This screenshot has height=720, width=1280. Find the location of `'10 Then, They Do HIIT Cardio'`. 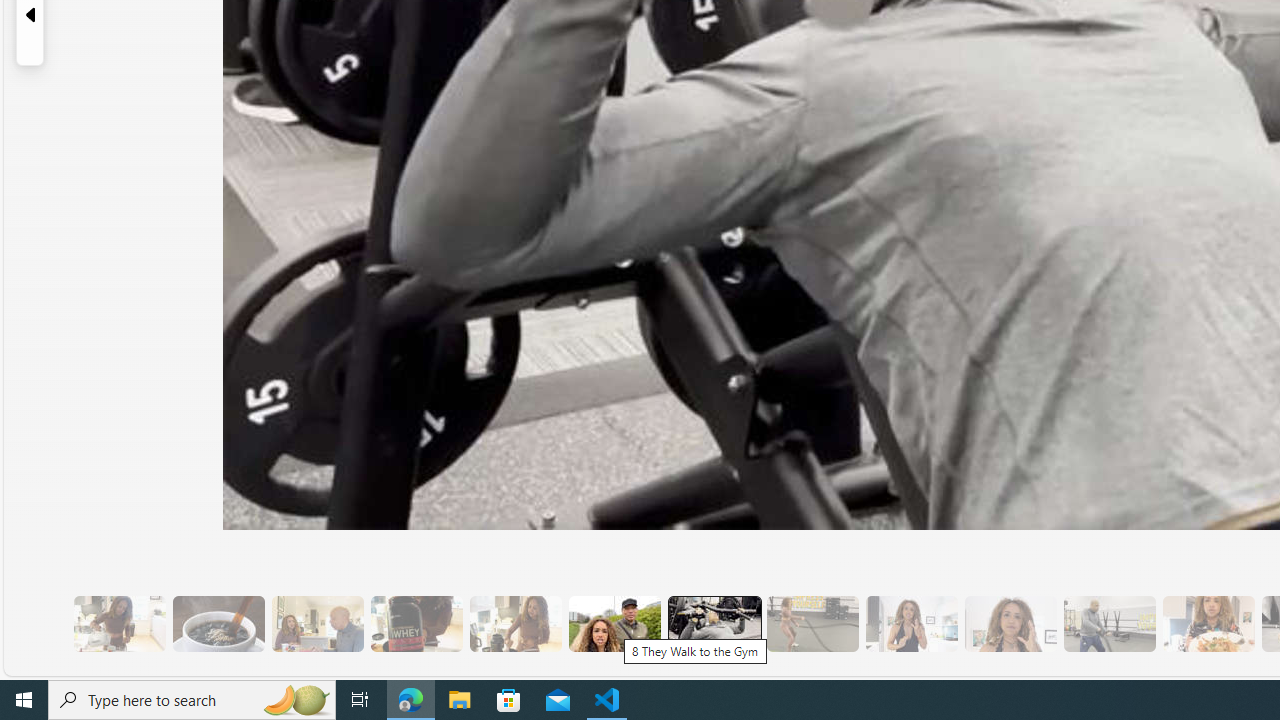

'10 Then, They Do HIIT Cardio' is located at coordinates (812, 623).